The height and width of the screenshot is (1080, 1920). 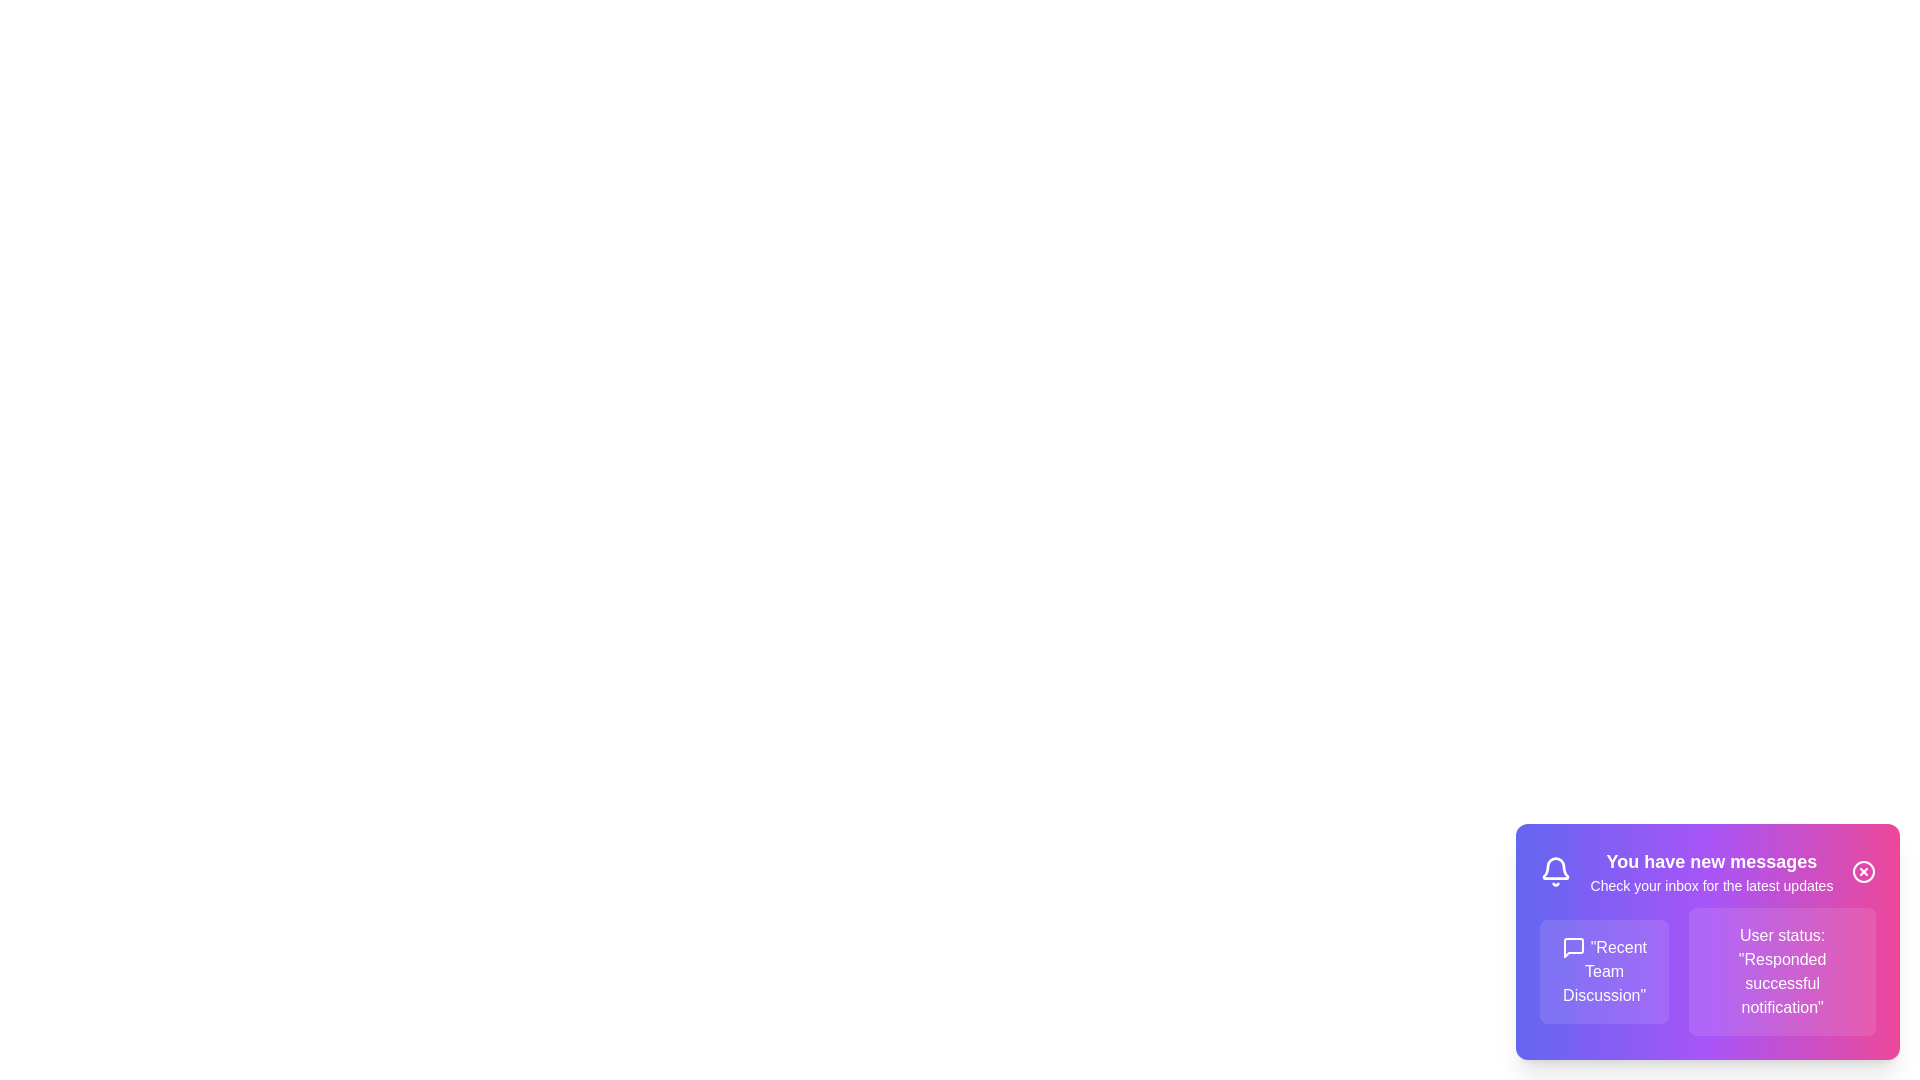 What do you see at coordinates (1862, 870) in the screenshot?
I see `the close icon to dismiss the notification` at bounding box center [1862, 870].